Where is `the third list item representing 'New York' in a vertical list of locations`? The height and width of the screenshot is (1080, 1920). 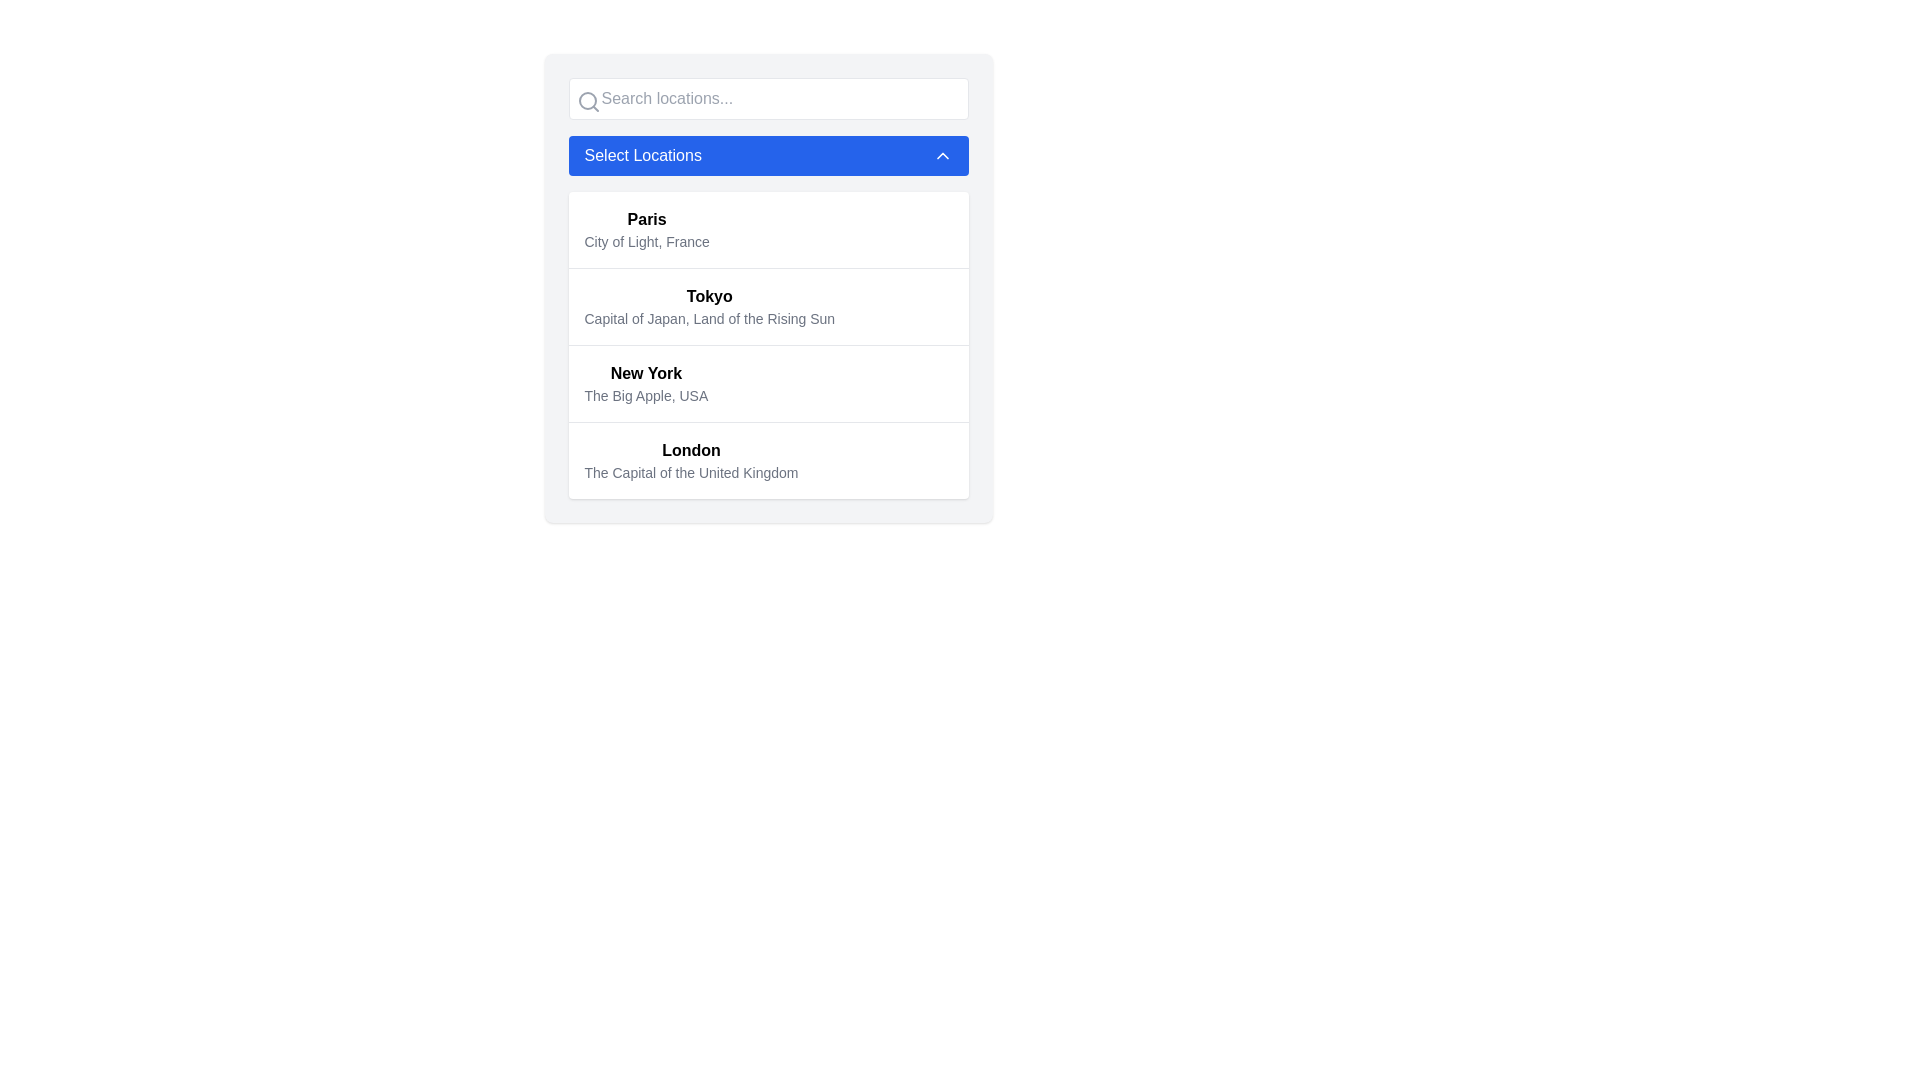 the third list item representing 'New York' in a vertical list of locations is located at coordinates (767, 383).